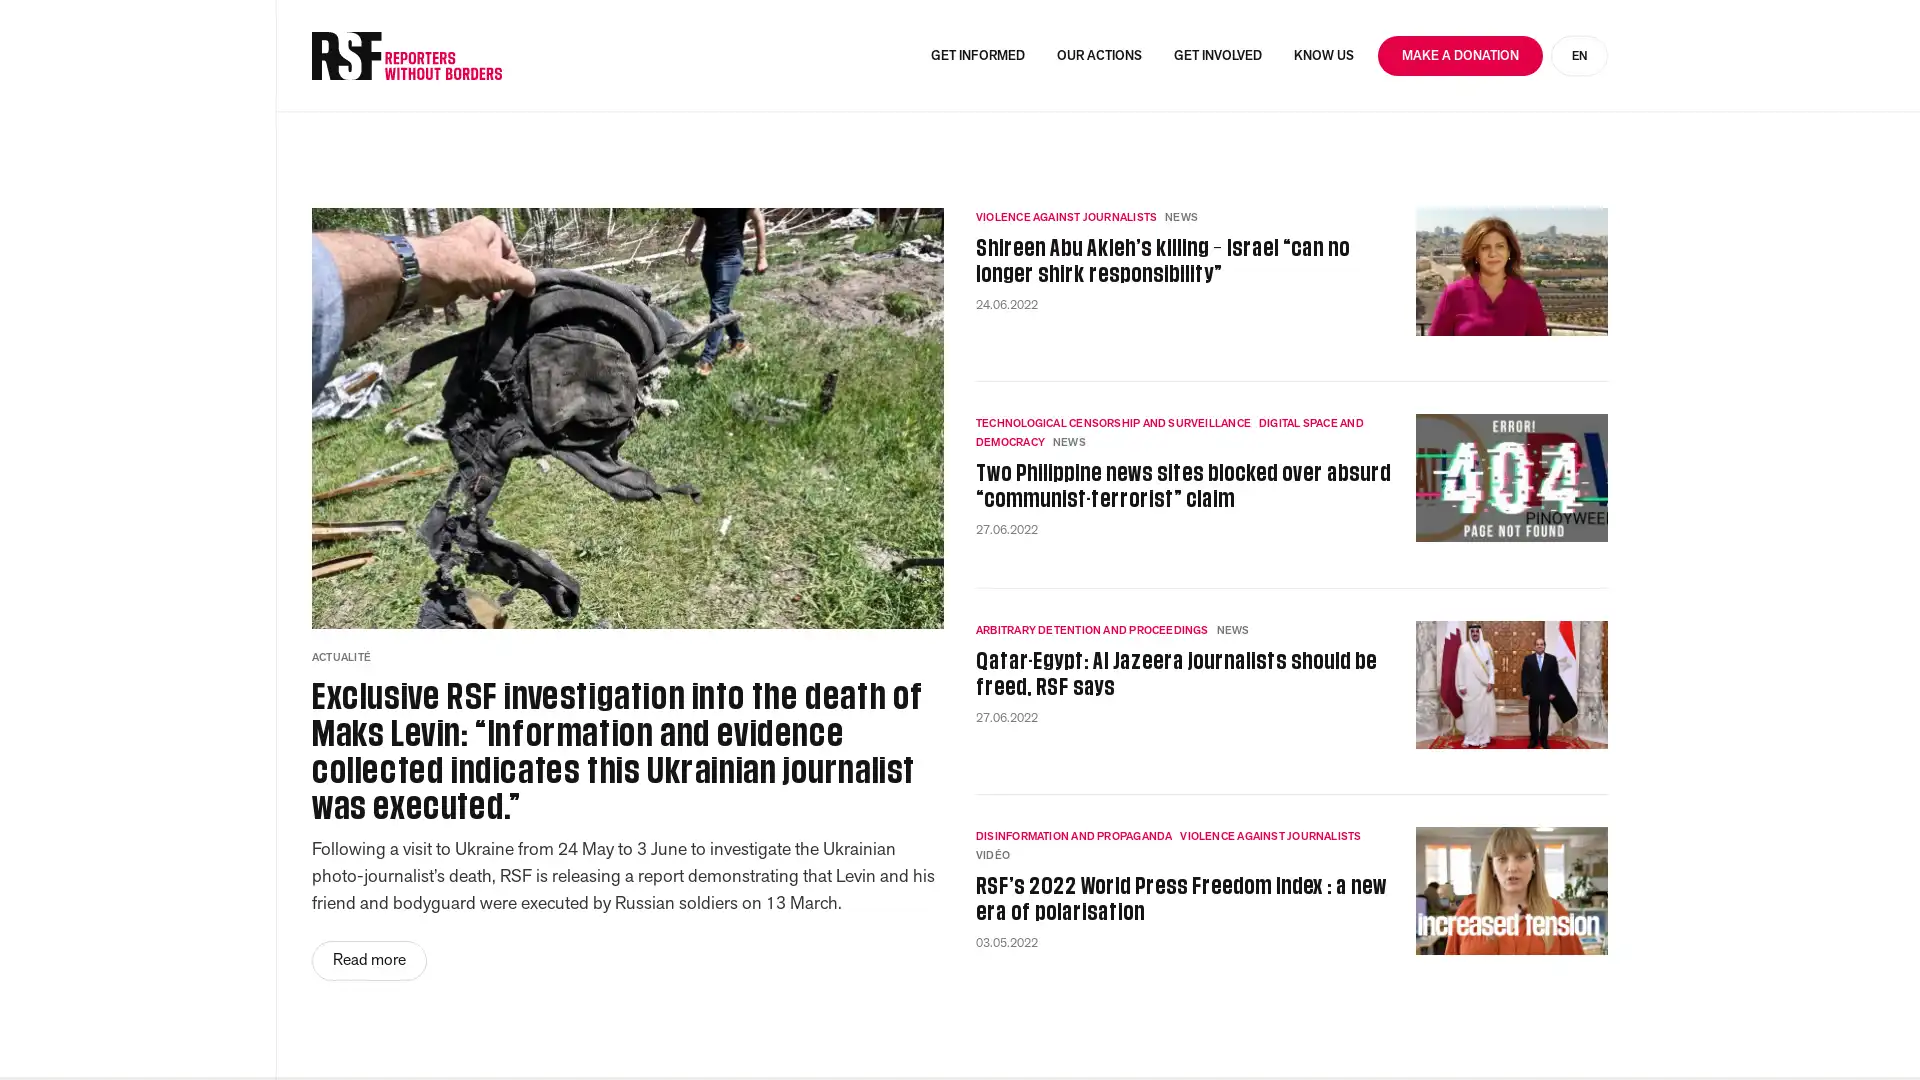  I want to click on Accept everything, so click(1214, 1028).